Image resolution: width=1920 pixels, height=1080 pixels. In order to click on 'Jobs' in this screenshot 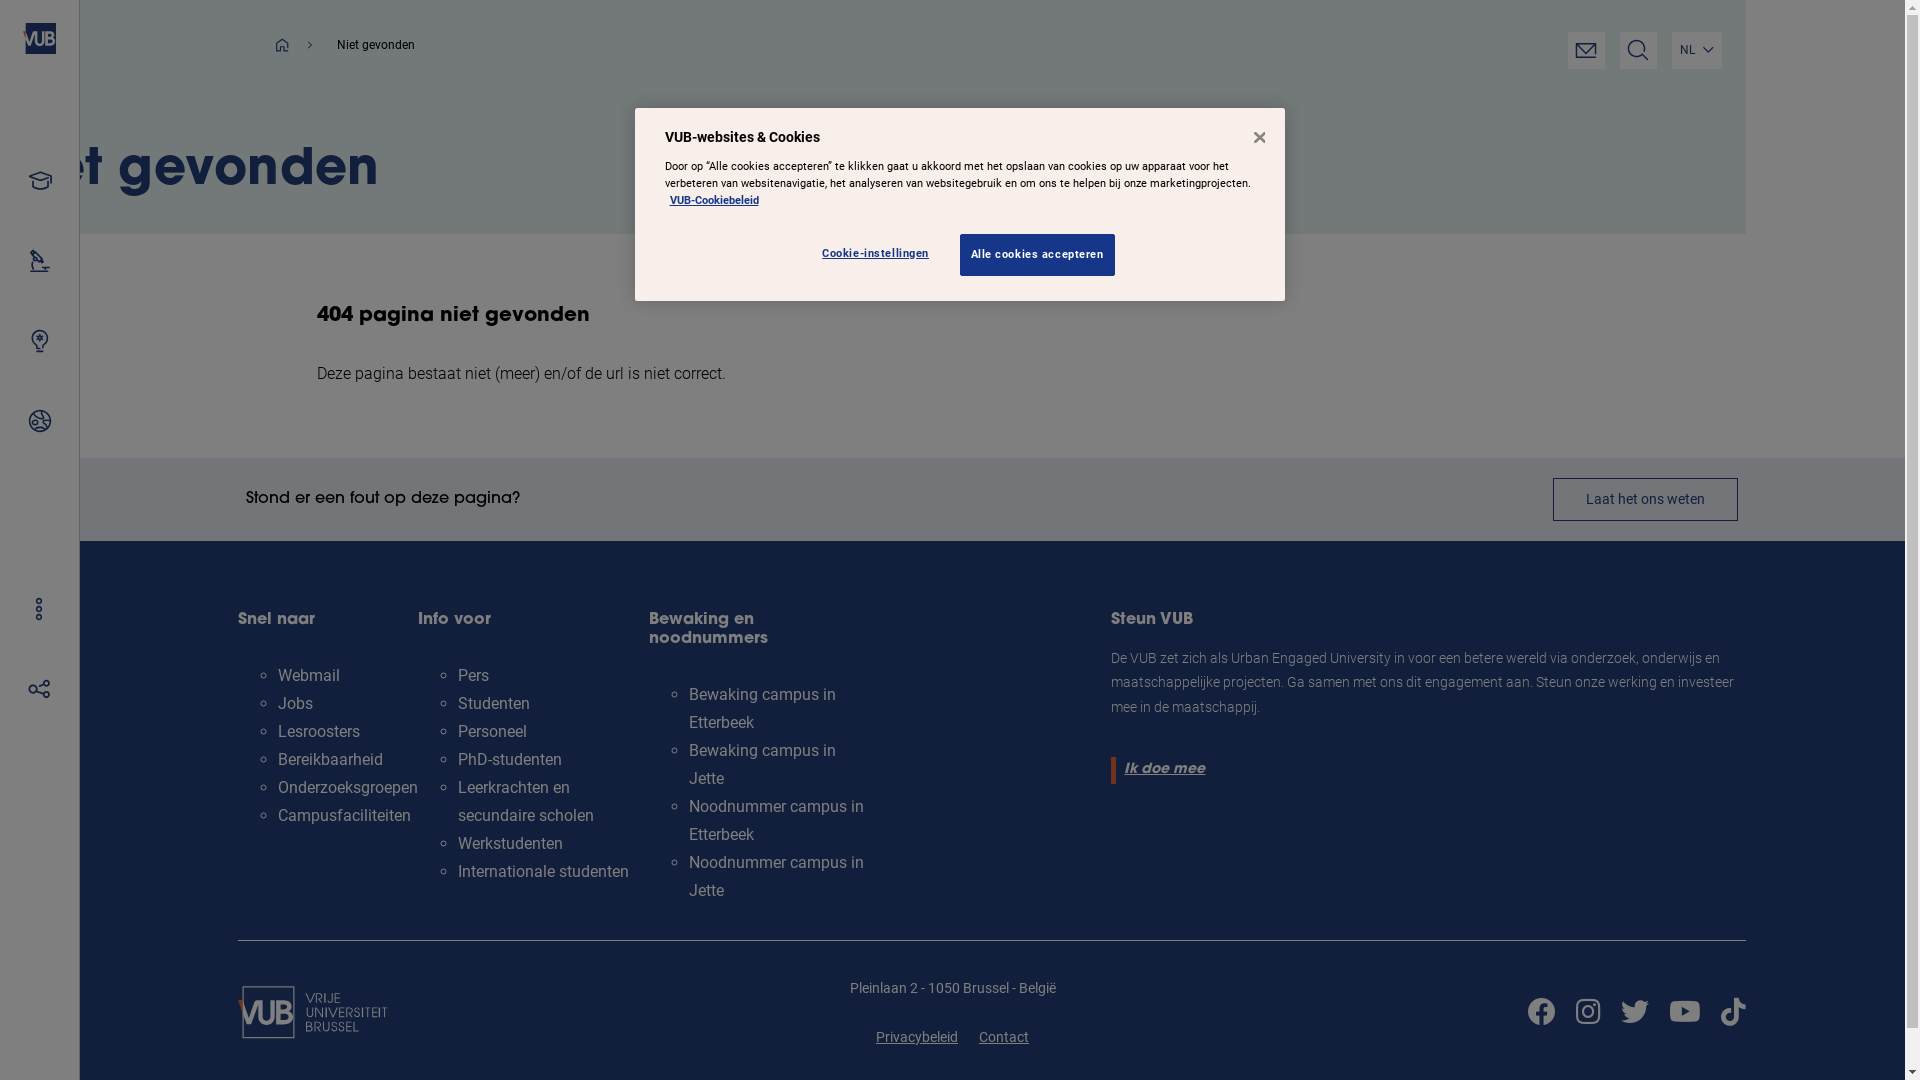, I will do `click(294, 702)`.